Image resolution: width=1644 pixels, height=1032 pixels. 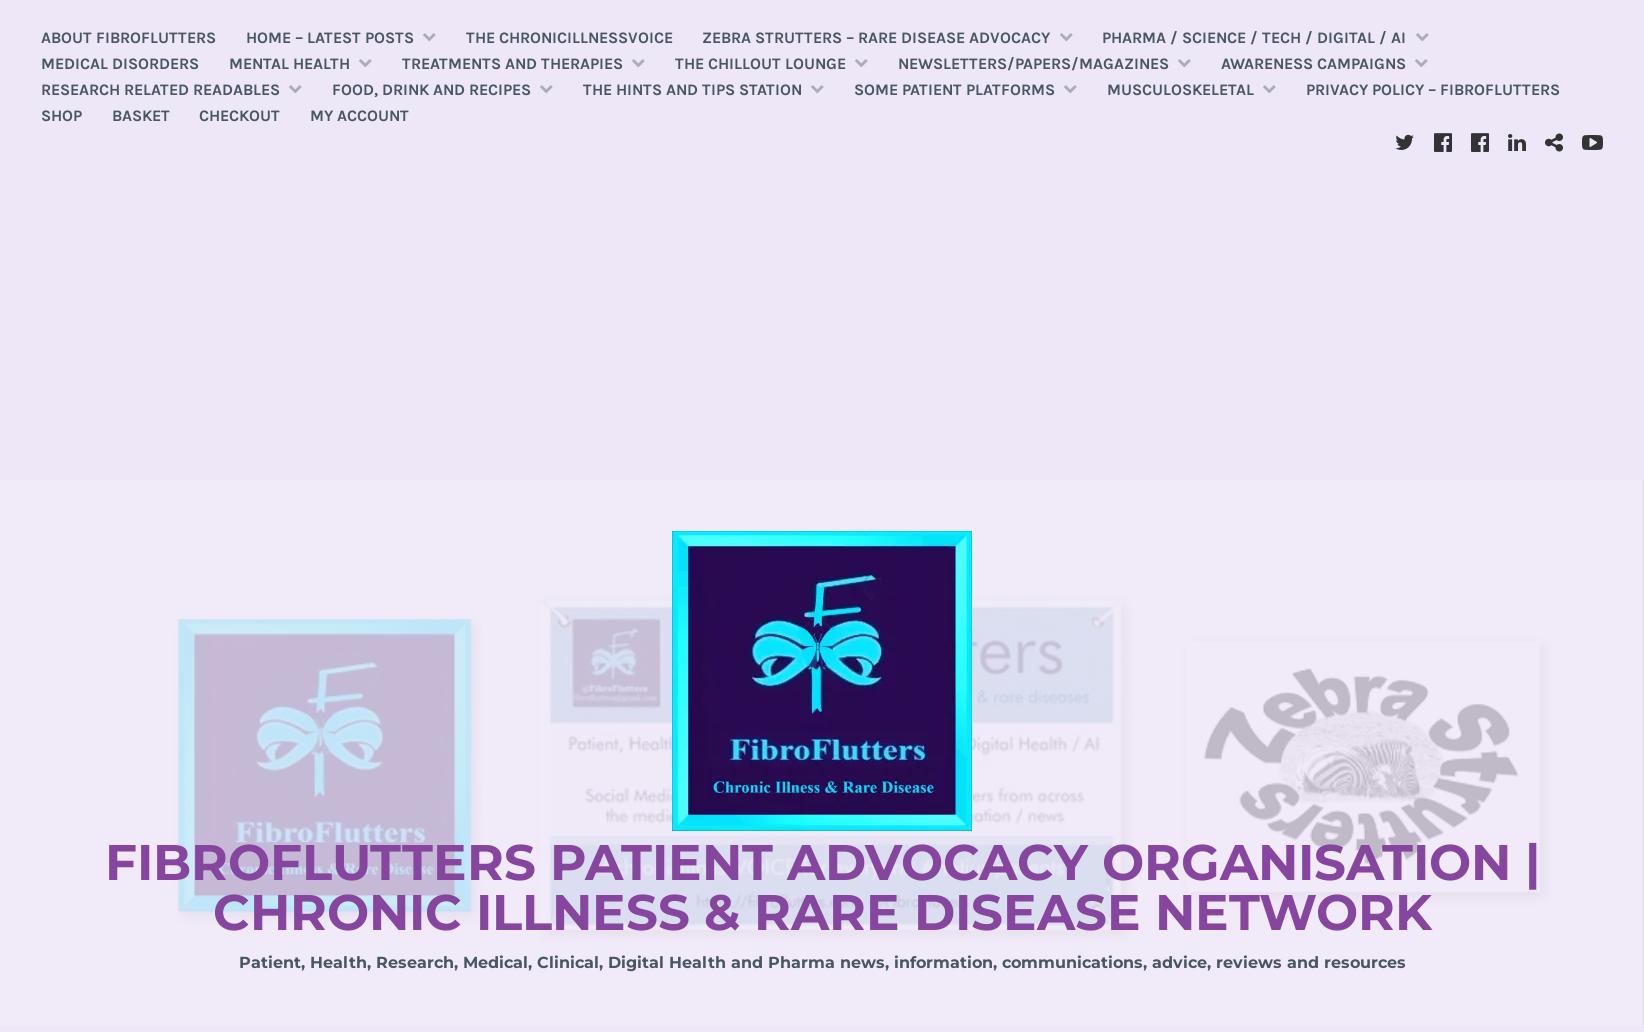 I want to click on 'Checkout', so click(x=239, y=114).